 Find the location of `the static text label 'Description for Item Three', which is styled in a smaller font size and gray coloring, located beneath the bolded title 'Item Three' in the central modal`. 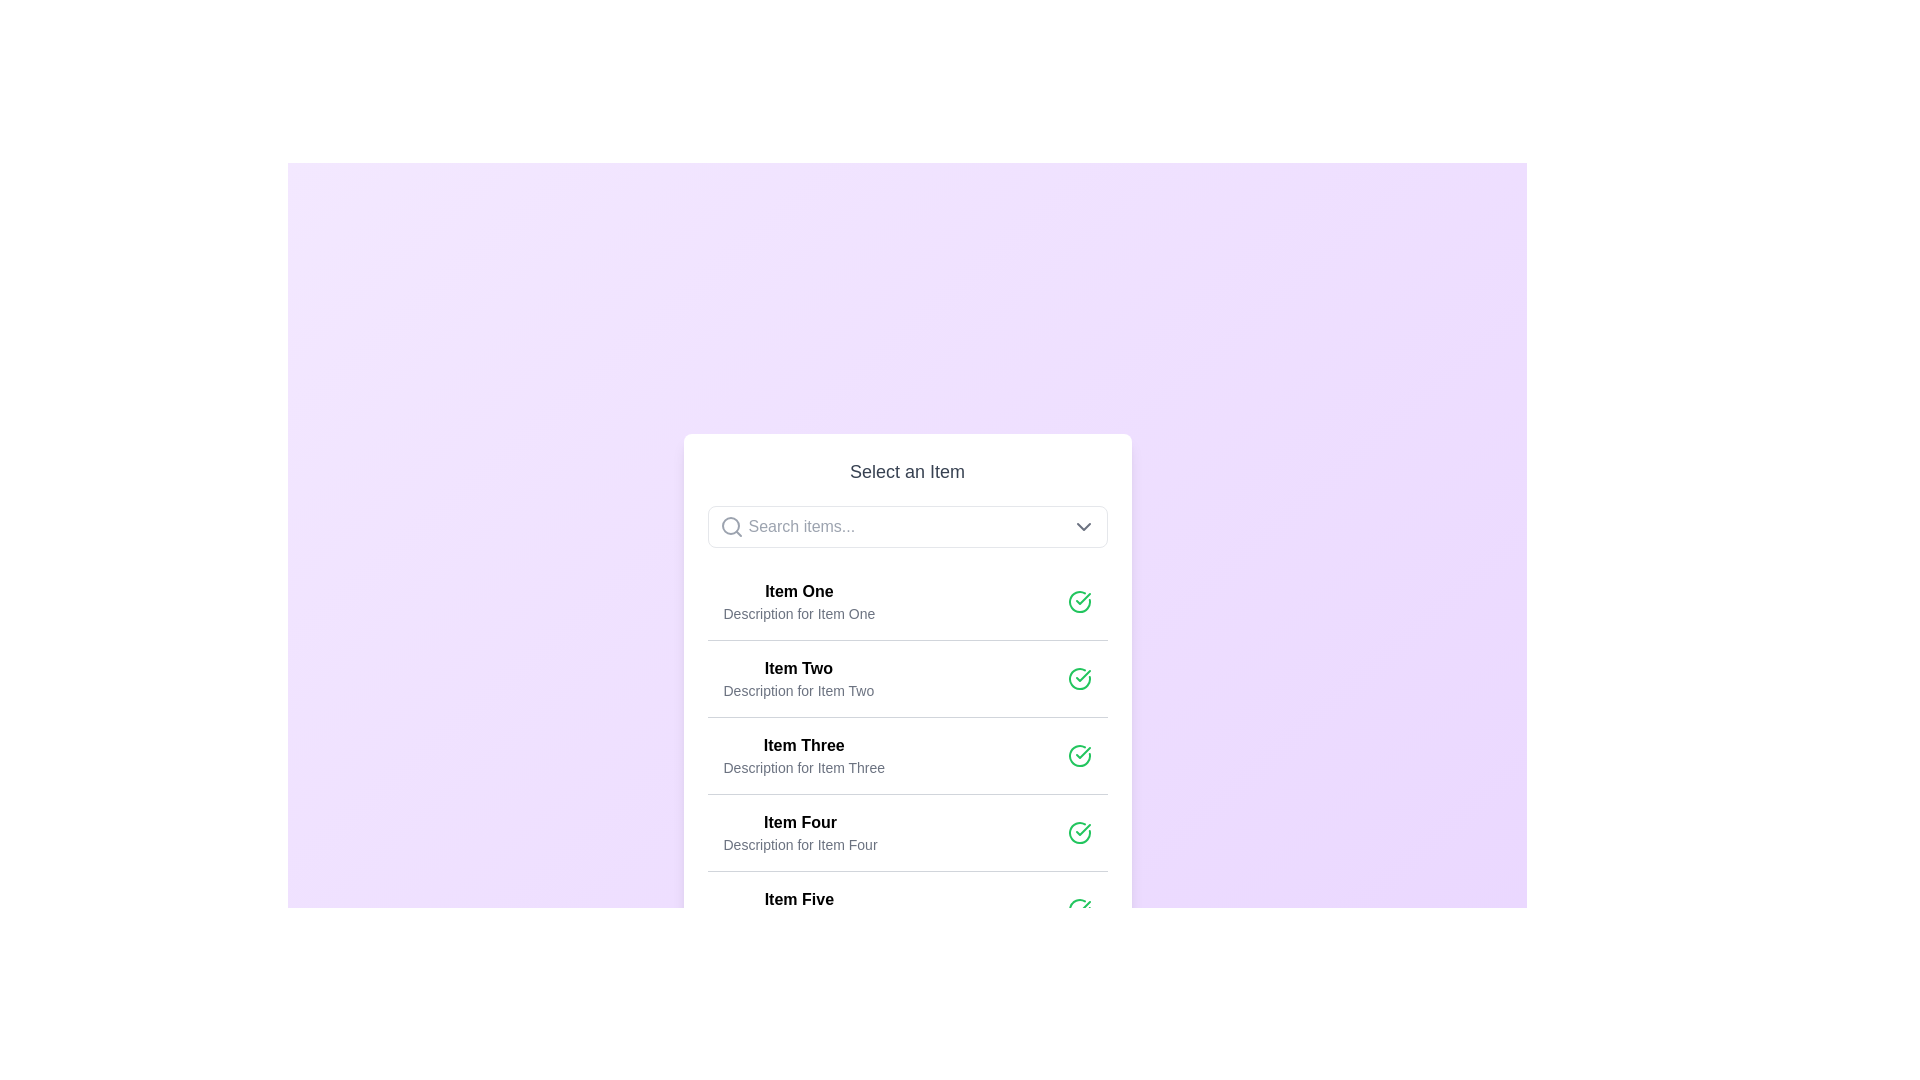

the static text label 'Description for Item Three', which is styled in a smaller font size and gray coloring, located beneath the bolded title 'Item Three' in the central modal is located at coordinates (804, 766).